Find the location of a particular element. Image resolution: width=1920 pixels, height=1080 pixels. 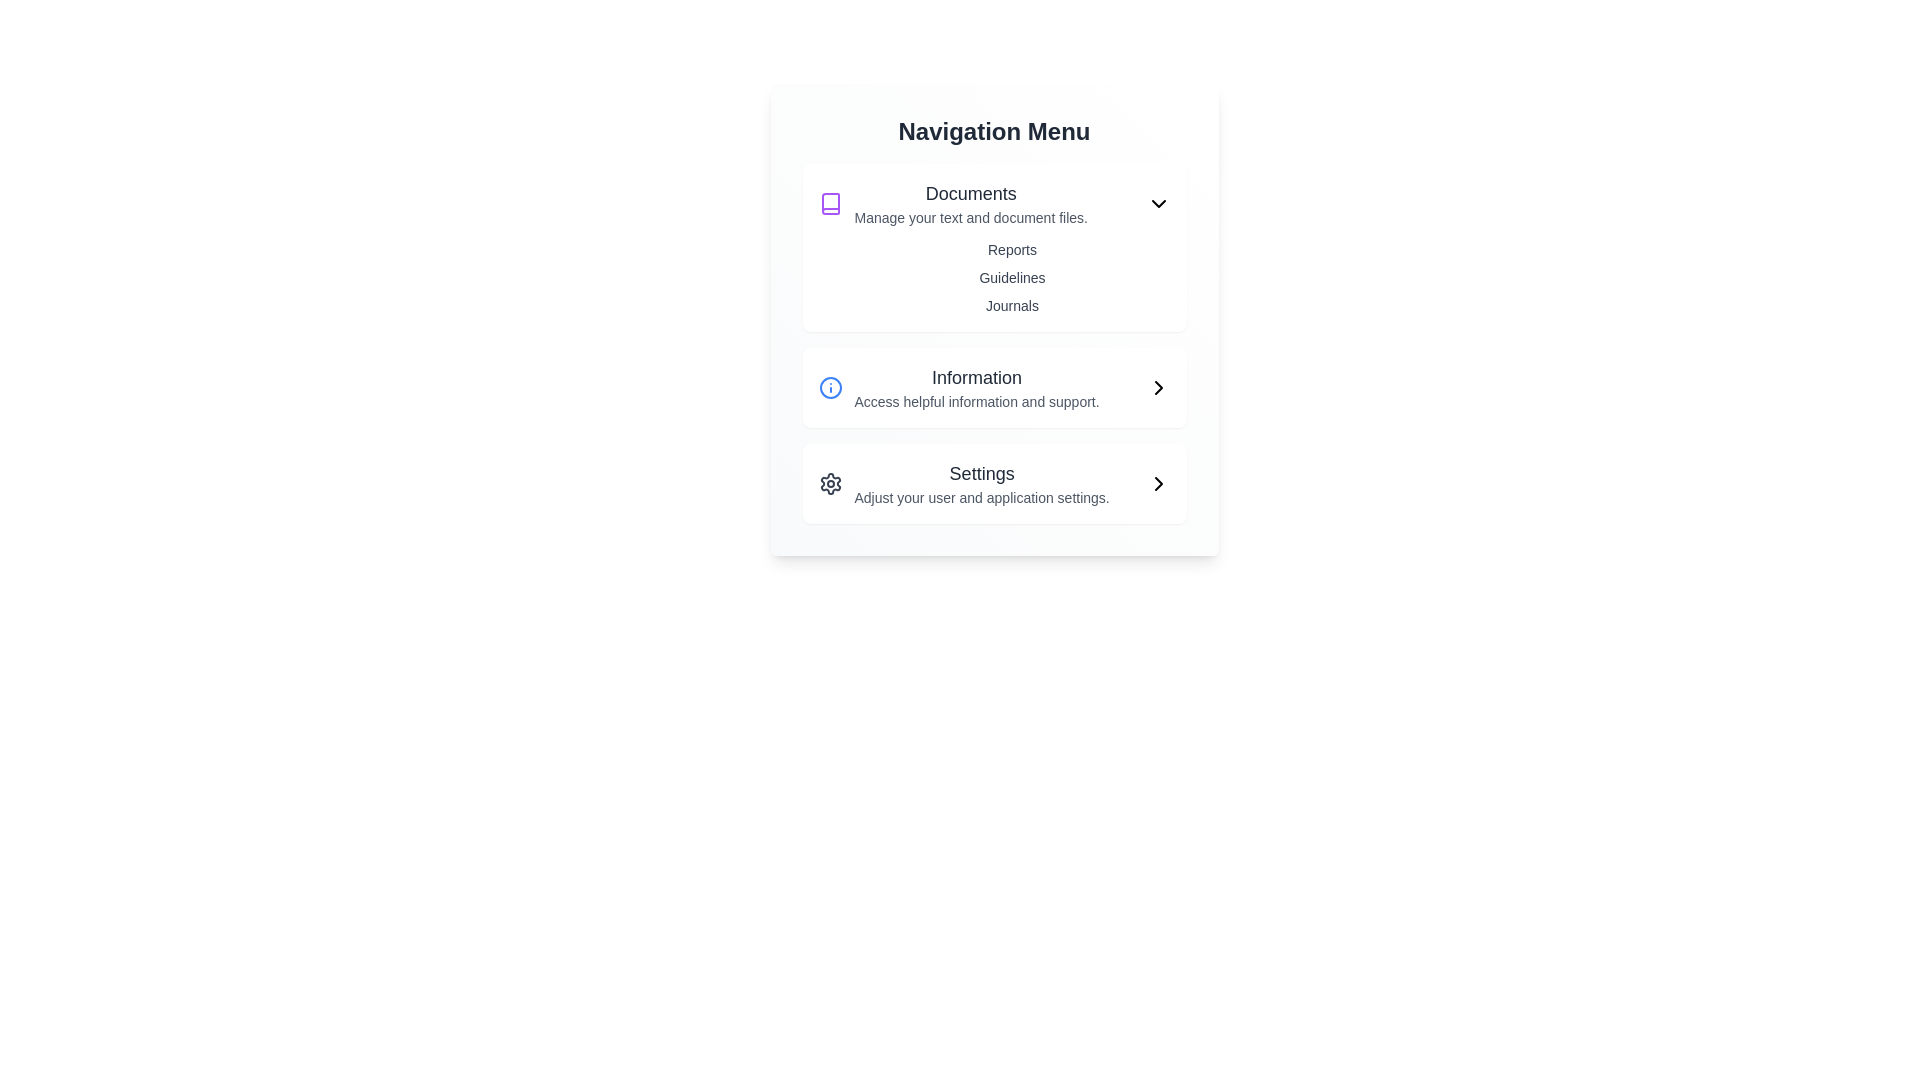

the decorative chevron icon located to the far right of the 'Documents' section title is located at coordinates (1158, 204).